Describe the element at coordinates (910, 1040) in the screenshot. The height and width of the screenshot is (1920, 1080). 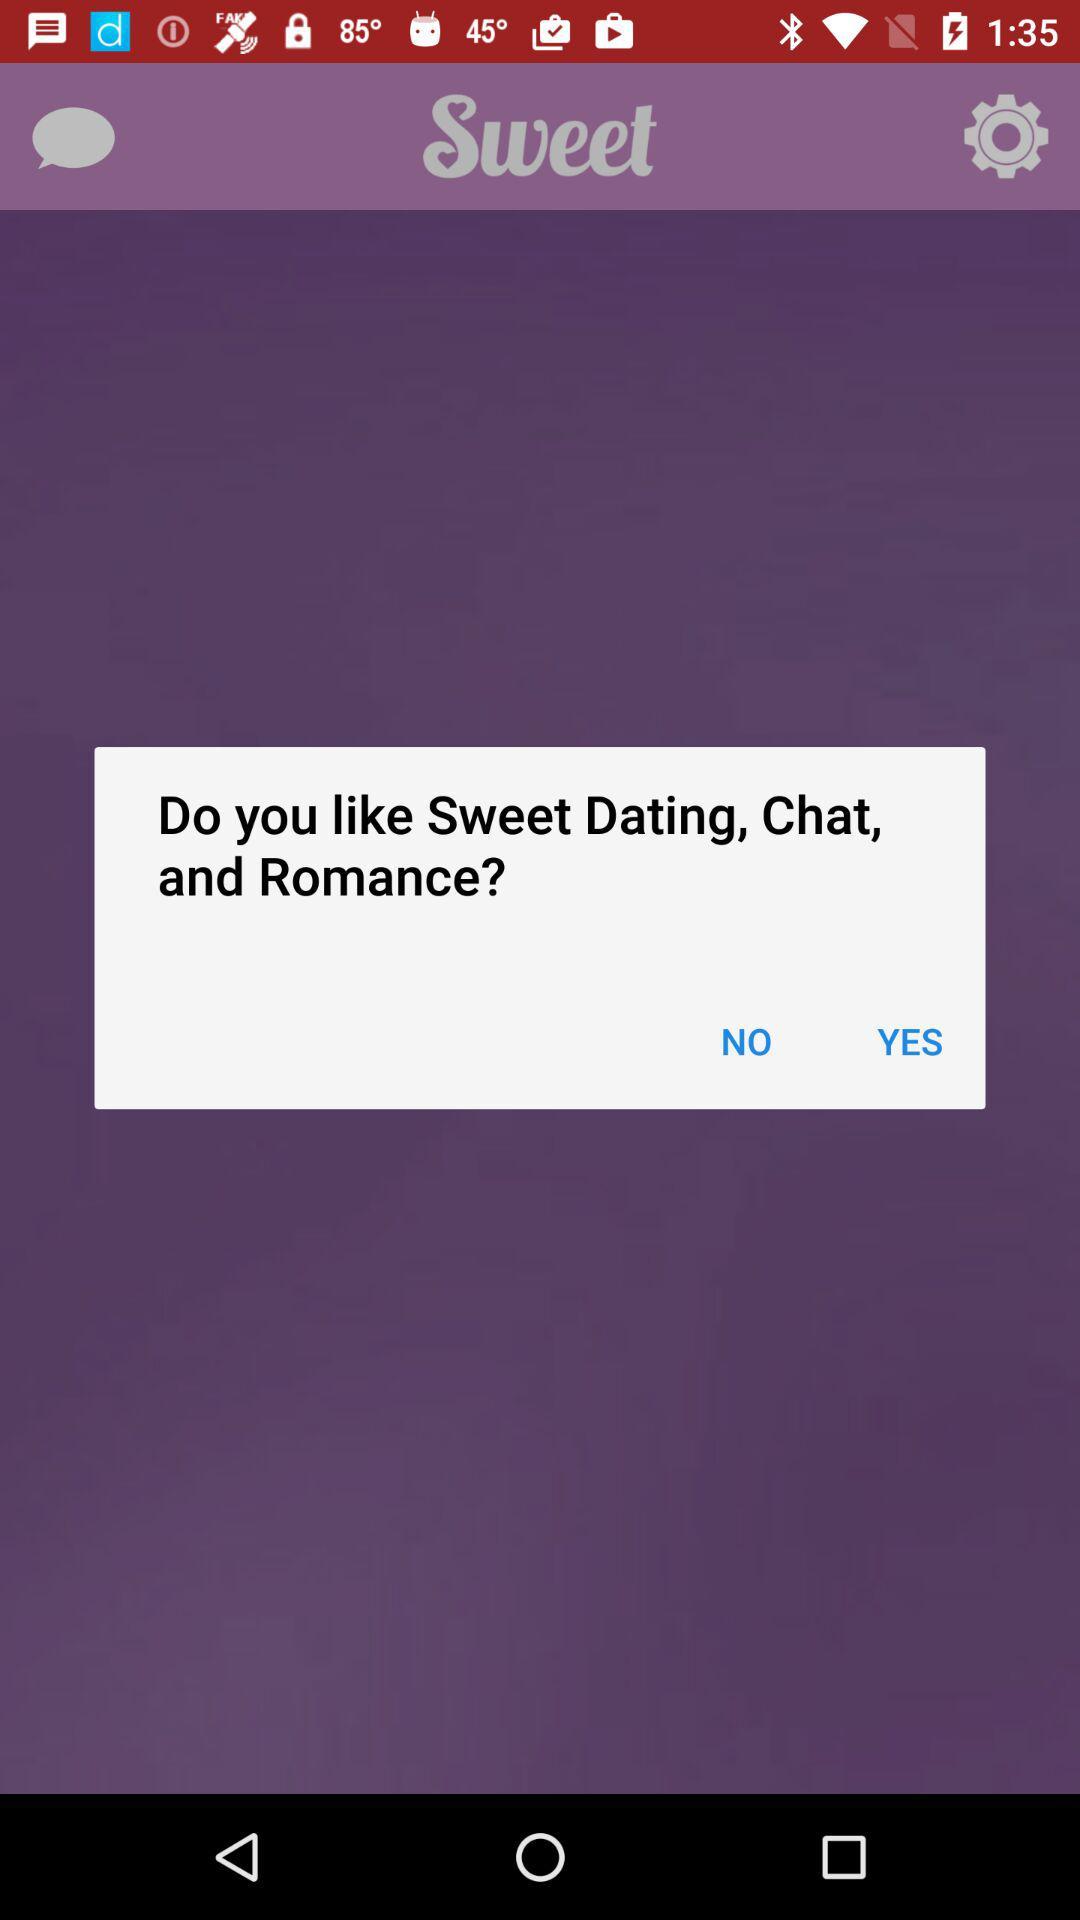
I see `item below do you like icon` at that location.